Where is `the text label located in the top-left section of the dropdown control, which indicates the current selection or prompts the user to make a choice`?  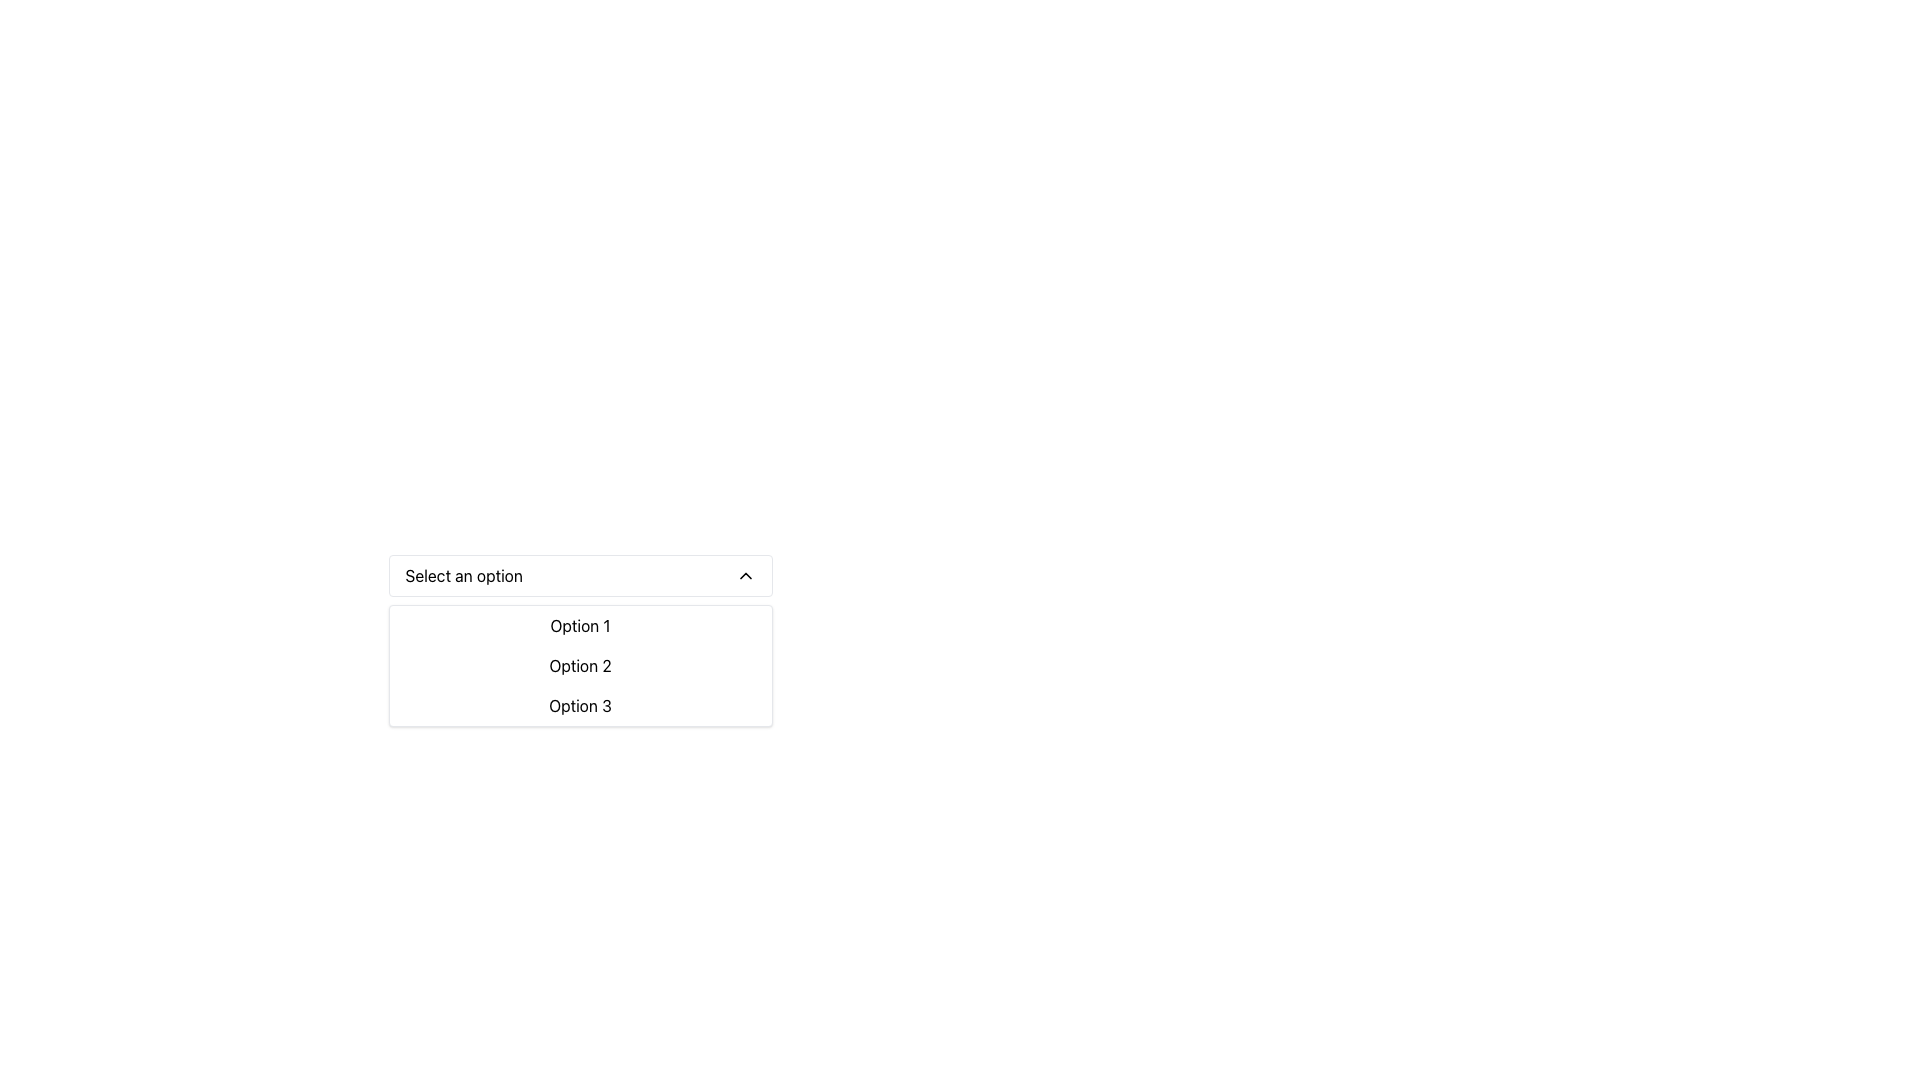 the text label located in the top-left section of the dropdown control, which indicates the current selection or prompts the user to make a choice is located at coordinates (463, 575).